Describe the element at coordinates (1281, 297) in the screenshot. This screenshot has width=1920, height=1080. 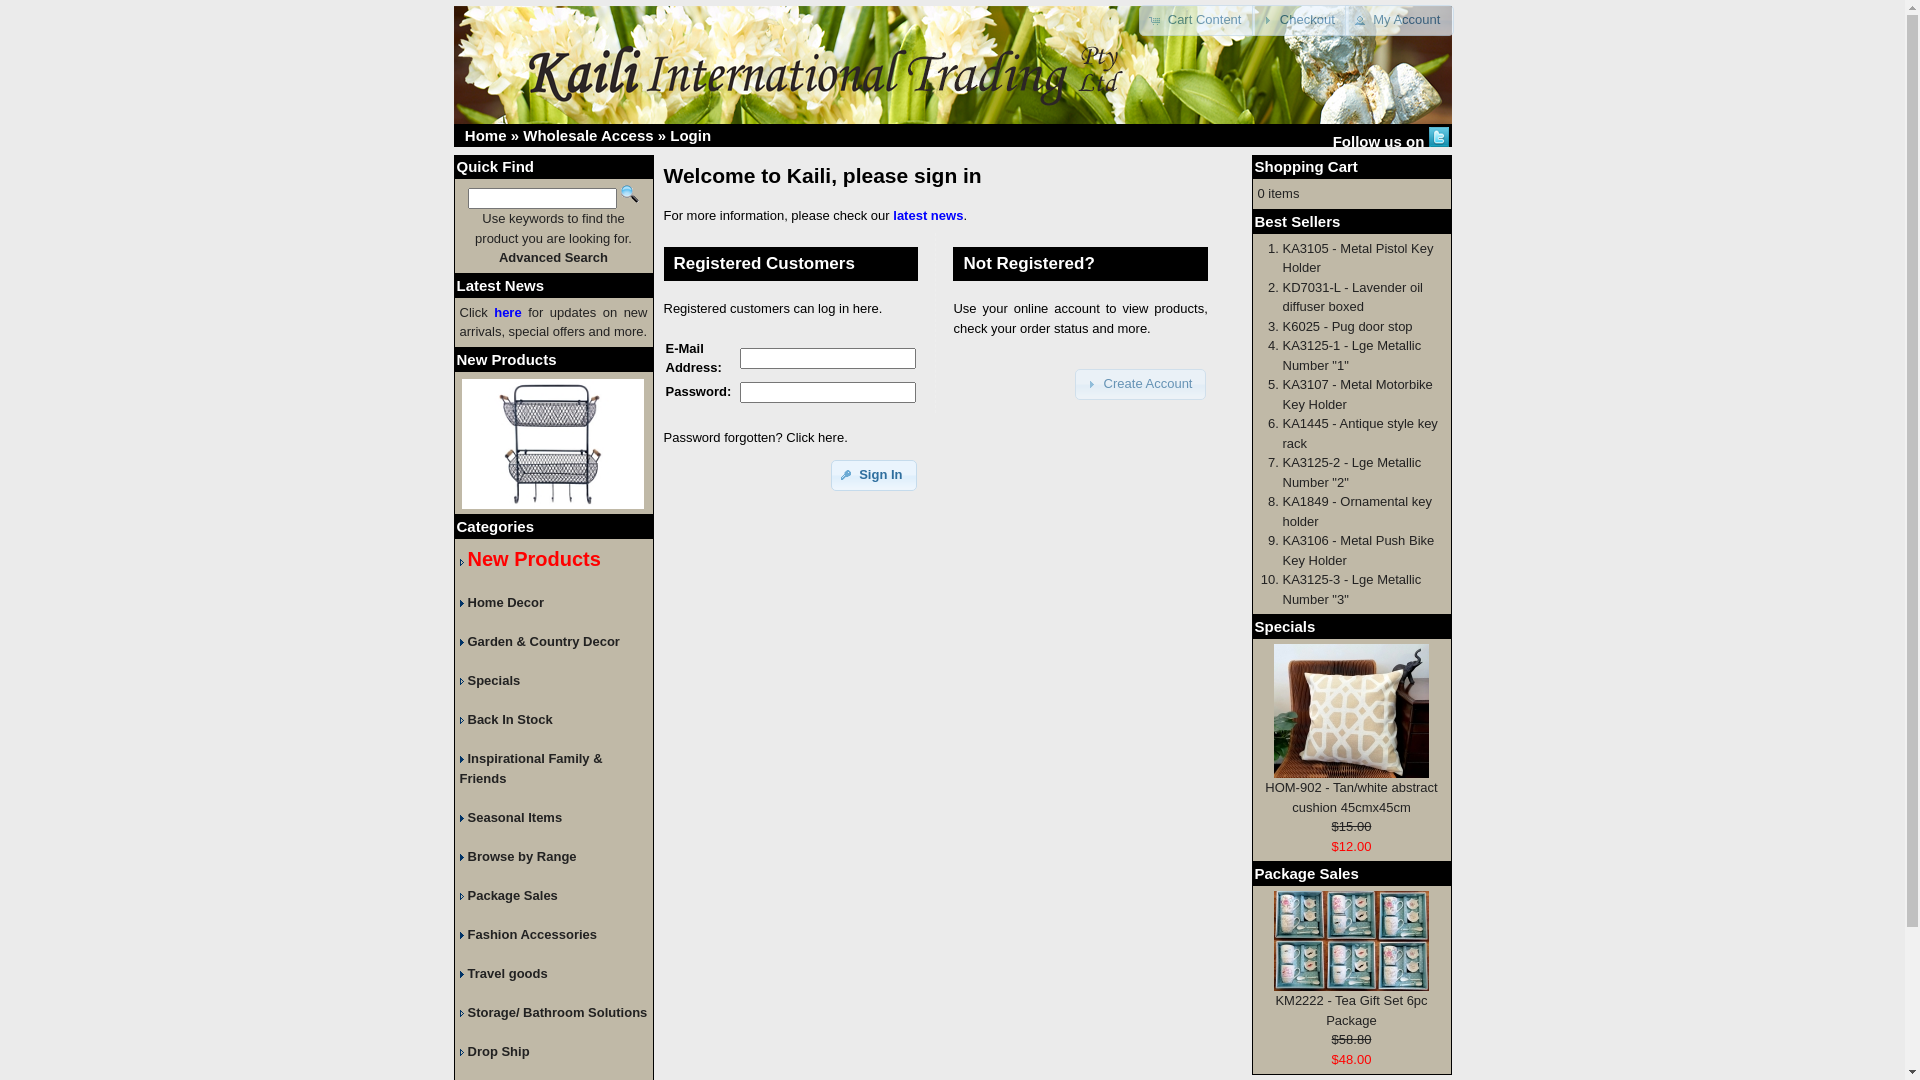
I see `'KD7031-L - Lavender oil diffuser boxed'` at that location.